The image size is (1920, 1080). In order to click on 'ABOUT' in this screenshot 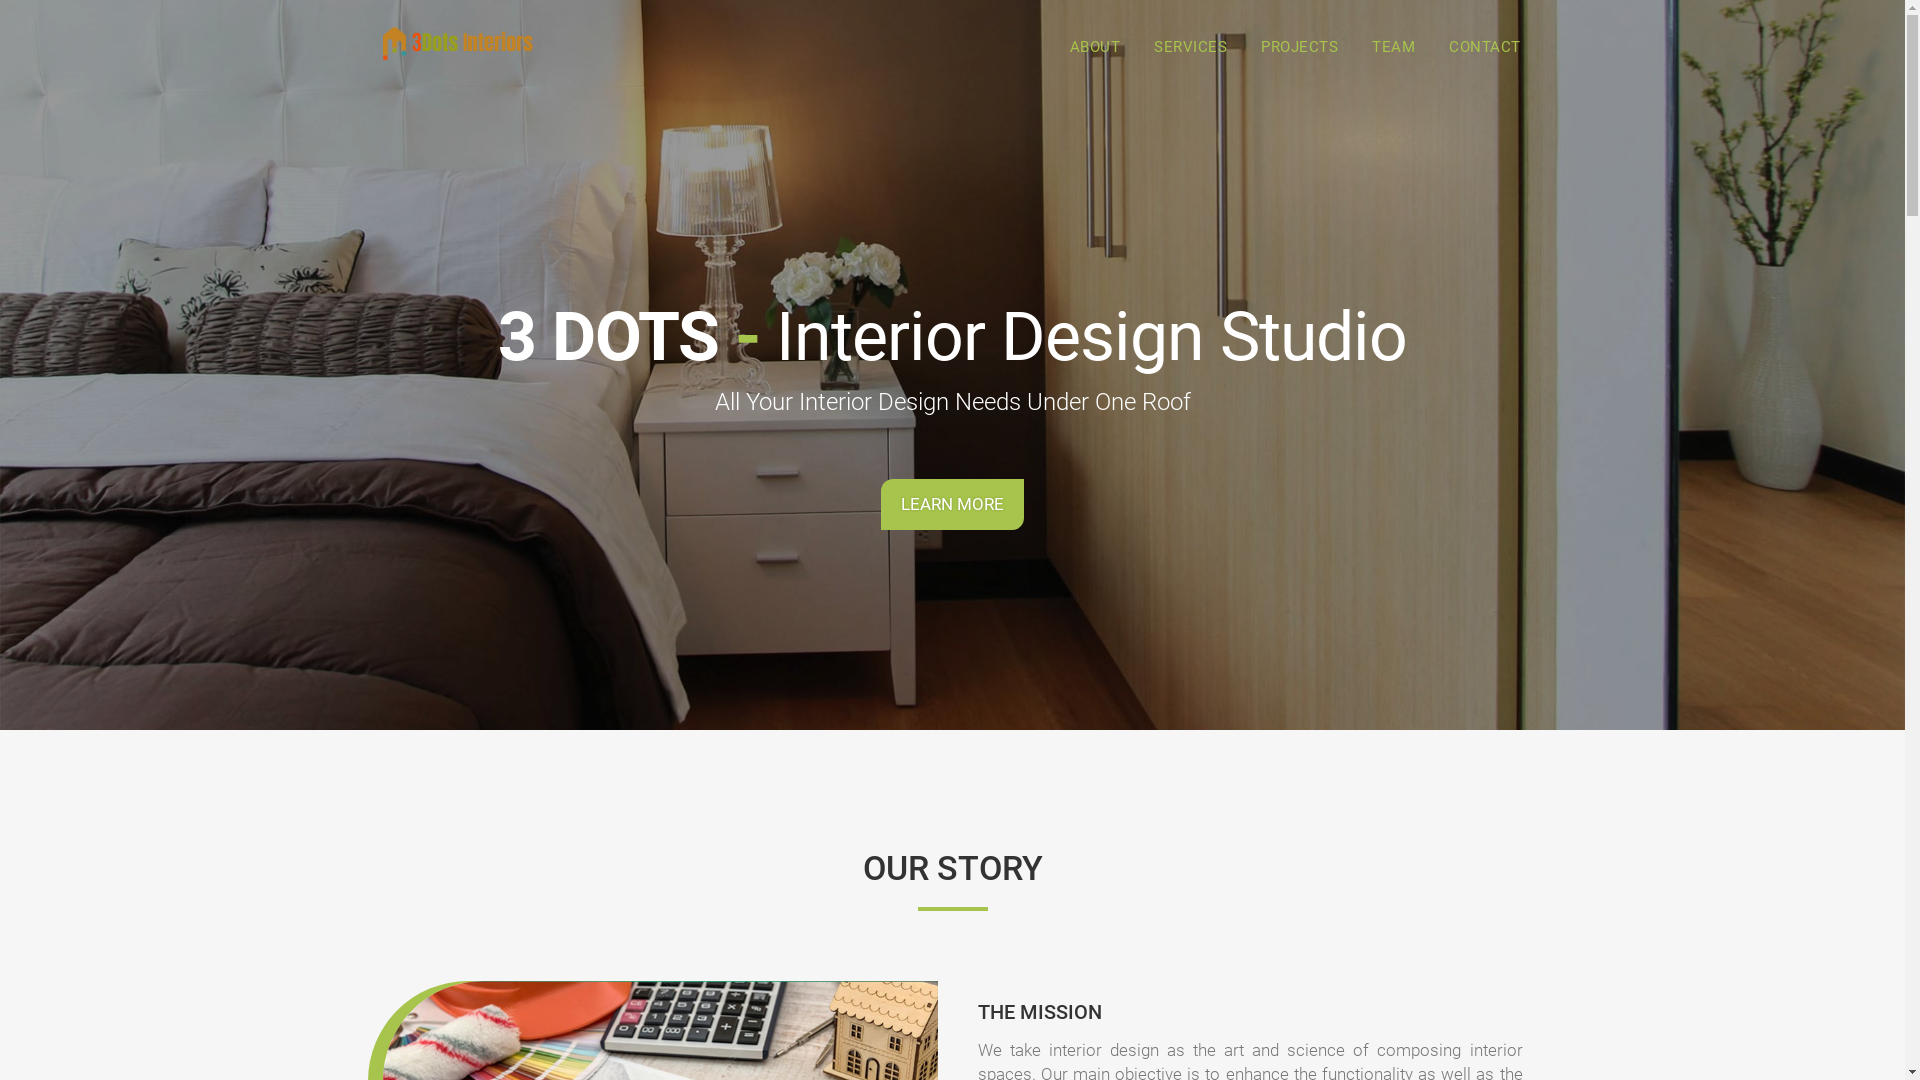, I will do `click(1094, 45)`.